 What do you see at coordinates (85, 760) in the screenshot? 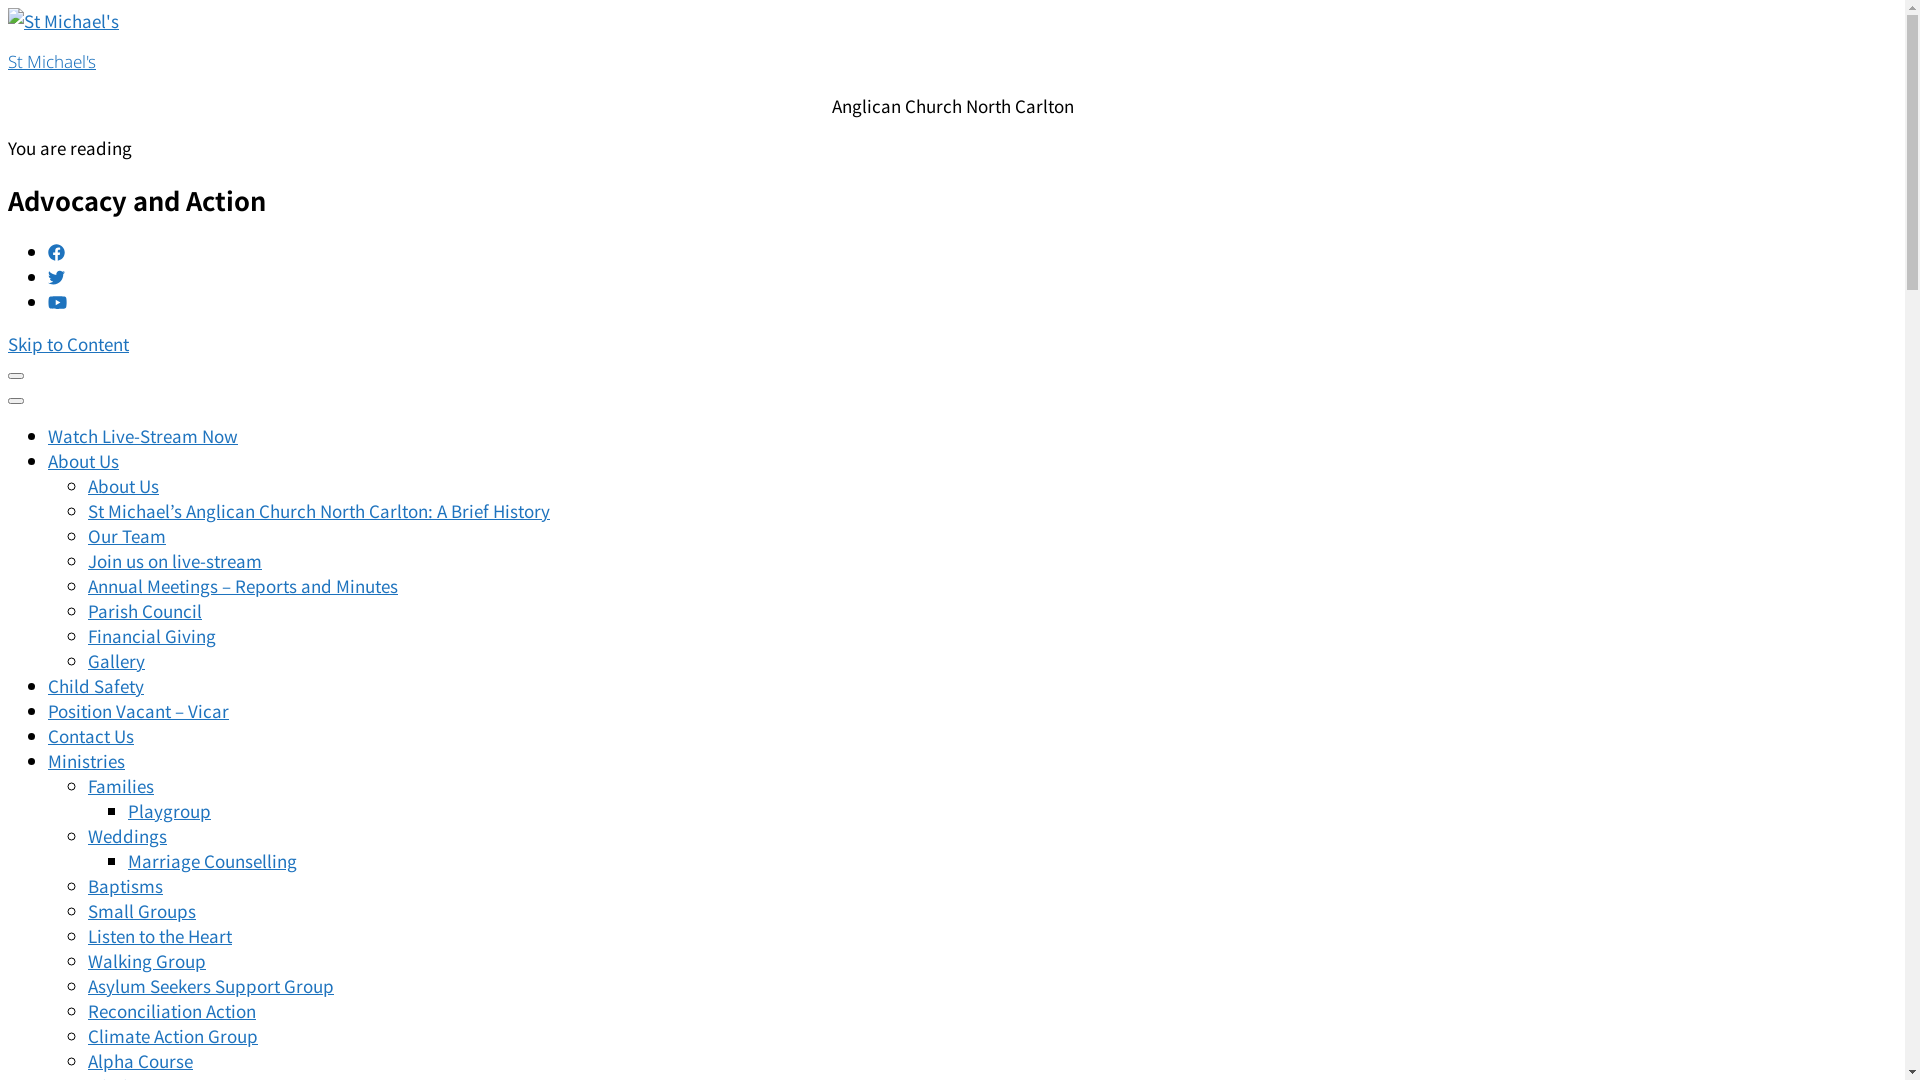
I see `'Ministries'` at bounding box center [85, 760].